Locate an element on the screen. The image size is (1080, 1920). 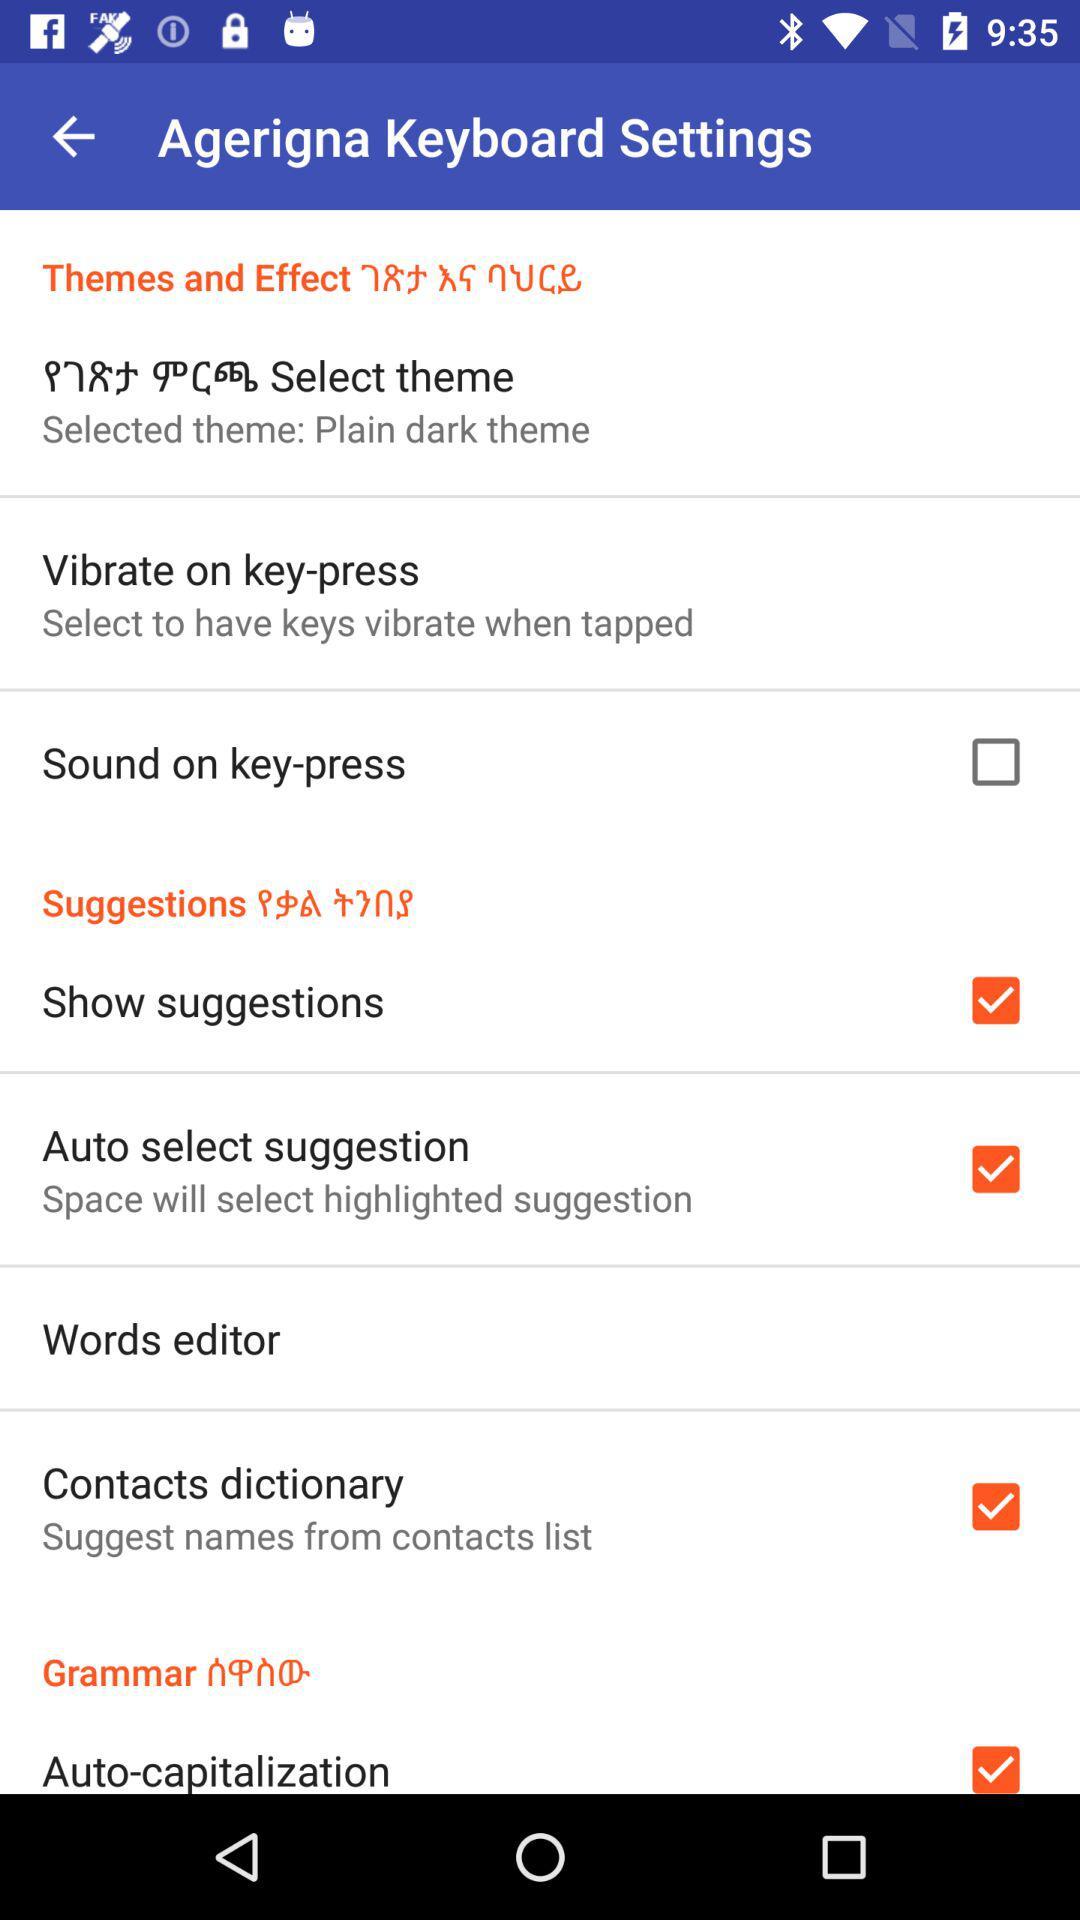
suggest names from item is located at coordinates (316, 1534).